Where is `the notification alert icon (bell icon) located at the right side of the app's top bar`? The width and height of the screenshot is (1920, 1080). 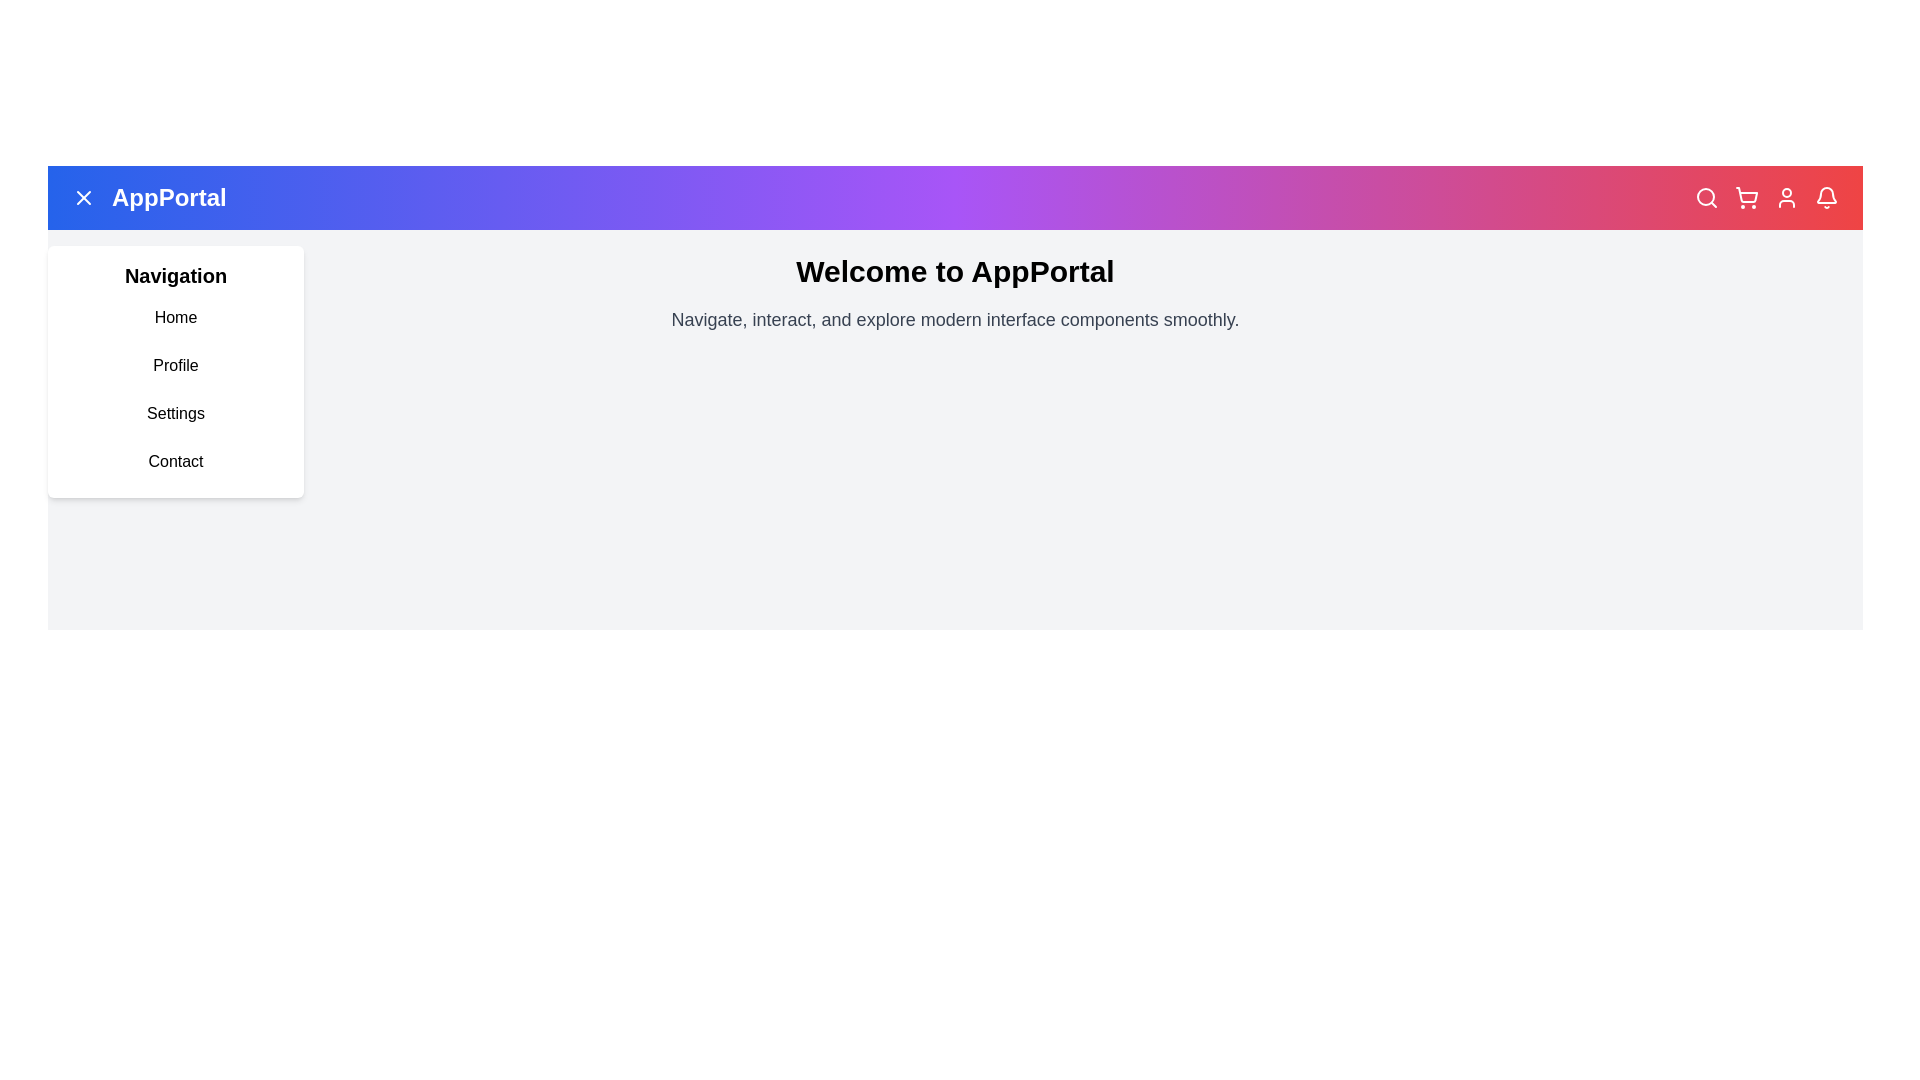 the notification alert icon (bell icon) located at the right side of the app's top bar is located at coordinates (1827, 197).